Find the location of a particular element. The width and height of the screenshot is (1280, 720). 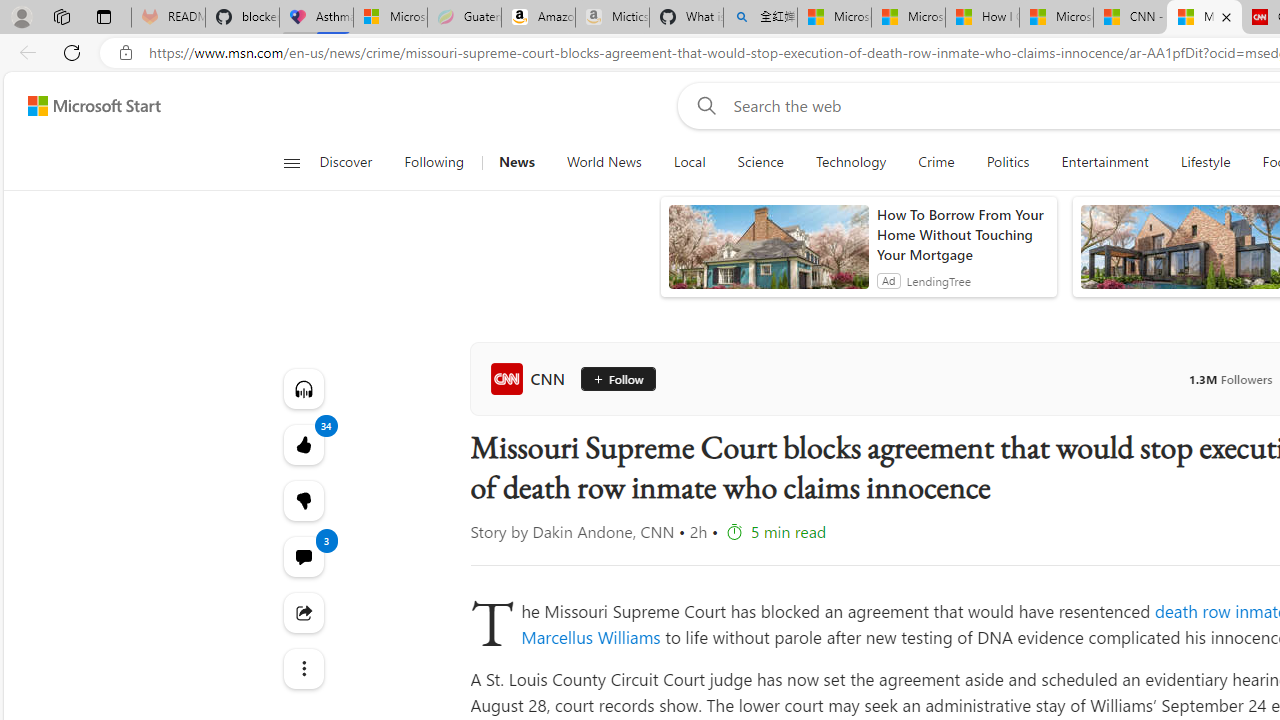

'34 Like' is located at coordinates (302, 443).